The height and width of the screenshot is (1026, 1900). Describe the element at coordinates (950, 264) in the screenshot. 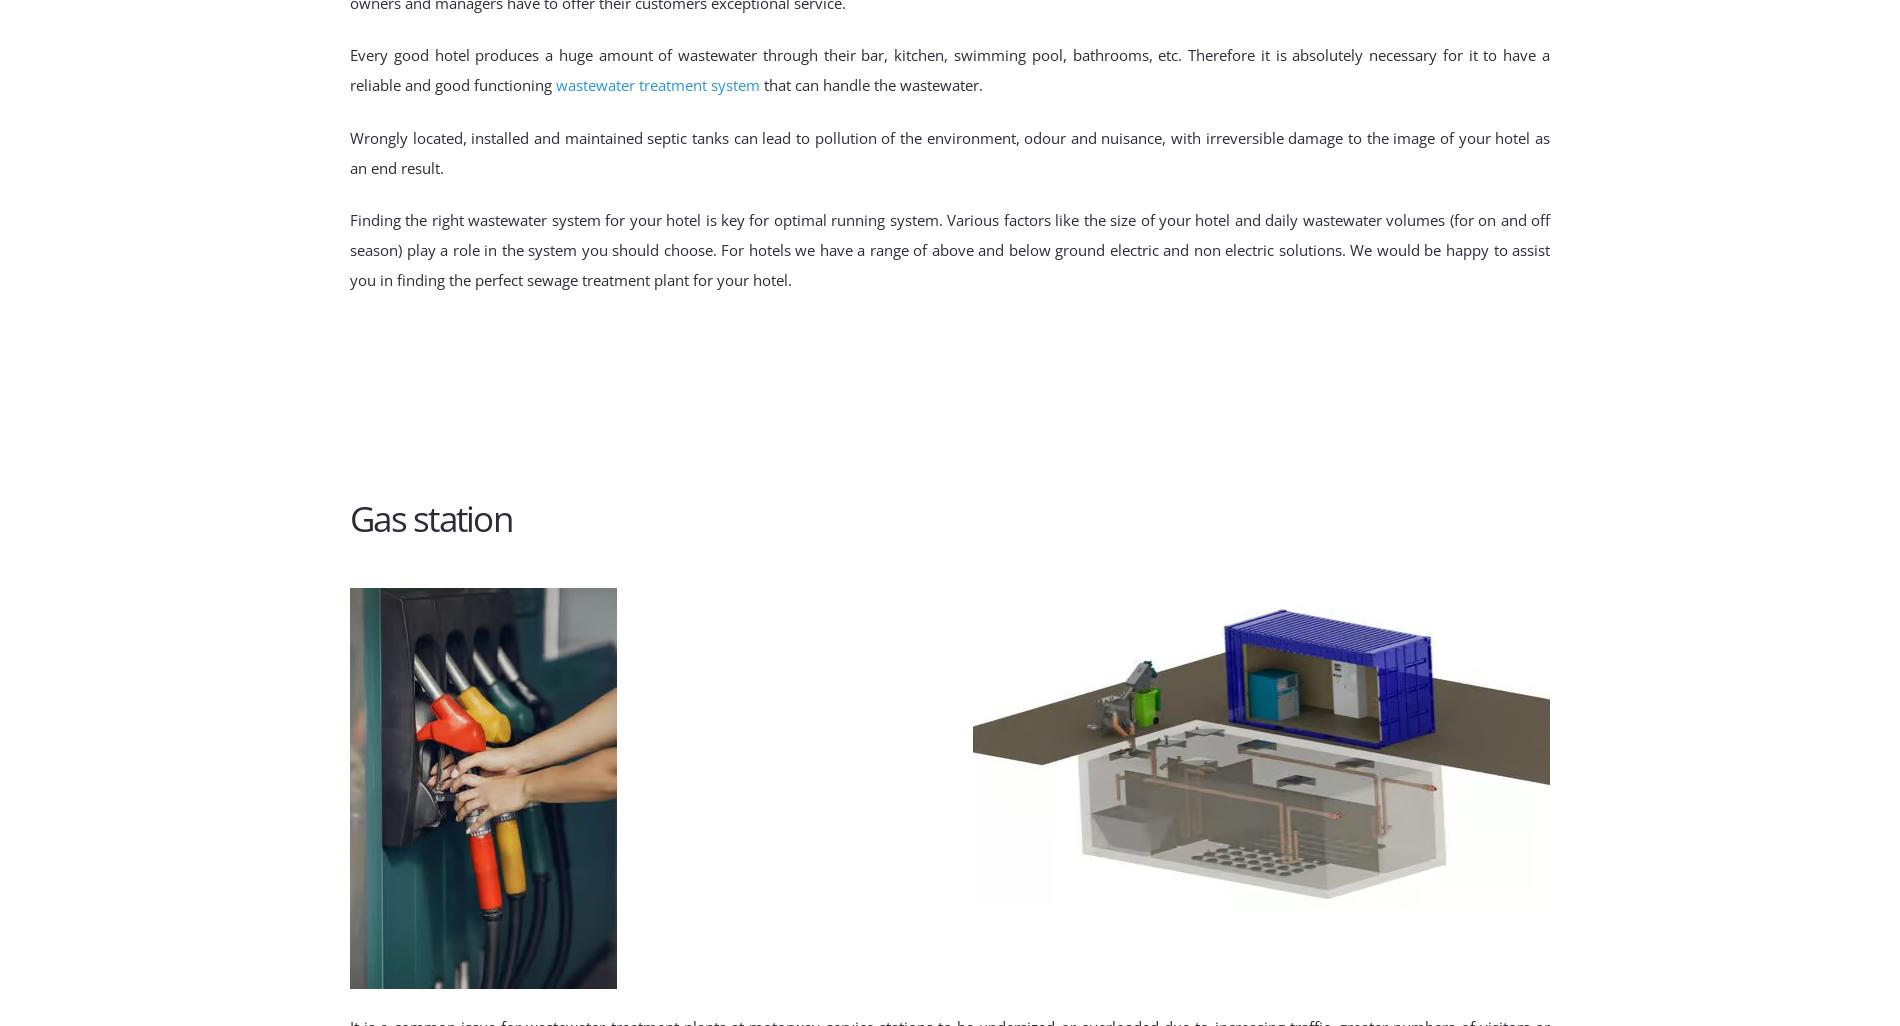

I see `'. We would be happy to assist you in finding the perfect sewage treatment plant for your hotel.'` at that location.